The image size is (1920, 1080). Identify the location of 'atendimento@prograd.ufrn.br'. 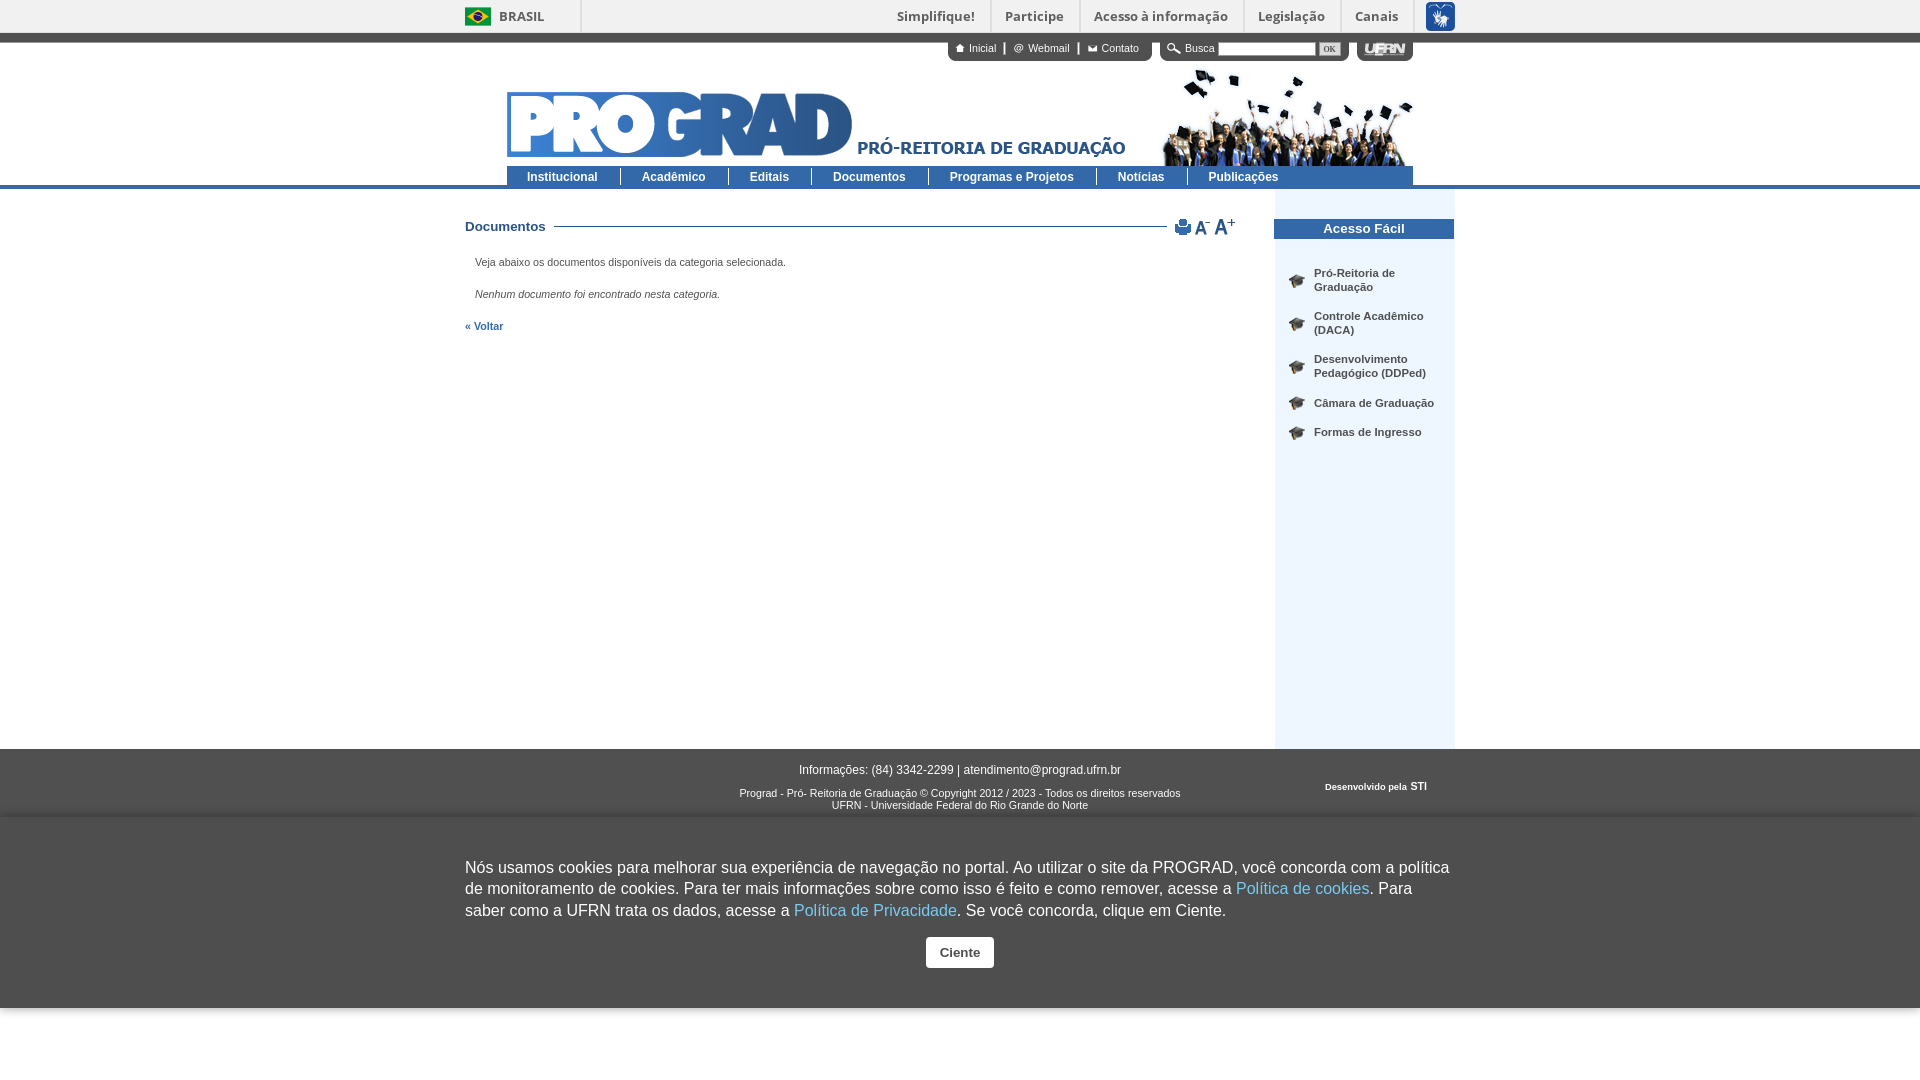
(1040, 769).